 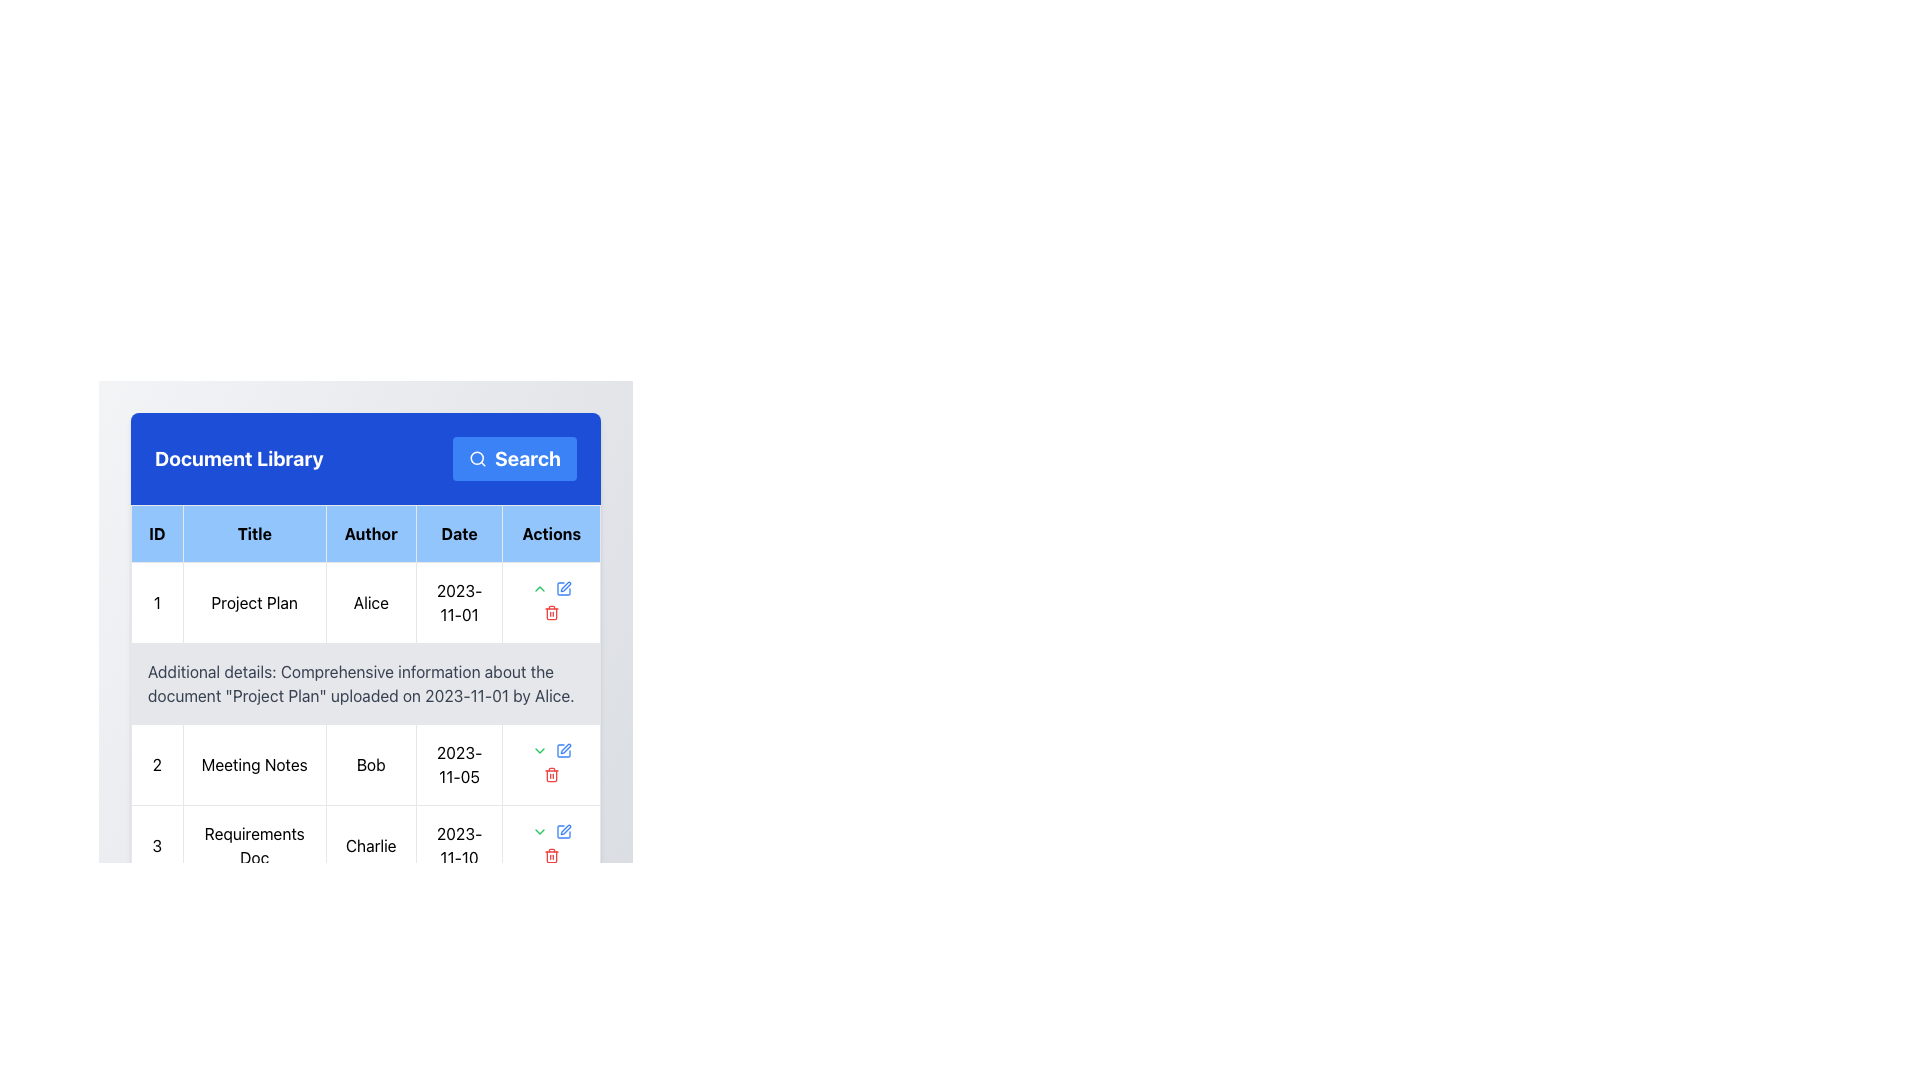 I want to click on the Table Header Cell with the text 'Title', which has a light blue background and bold black text, located between the 'ID' and 'Author' header cells, so click(x=253, y=532).